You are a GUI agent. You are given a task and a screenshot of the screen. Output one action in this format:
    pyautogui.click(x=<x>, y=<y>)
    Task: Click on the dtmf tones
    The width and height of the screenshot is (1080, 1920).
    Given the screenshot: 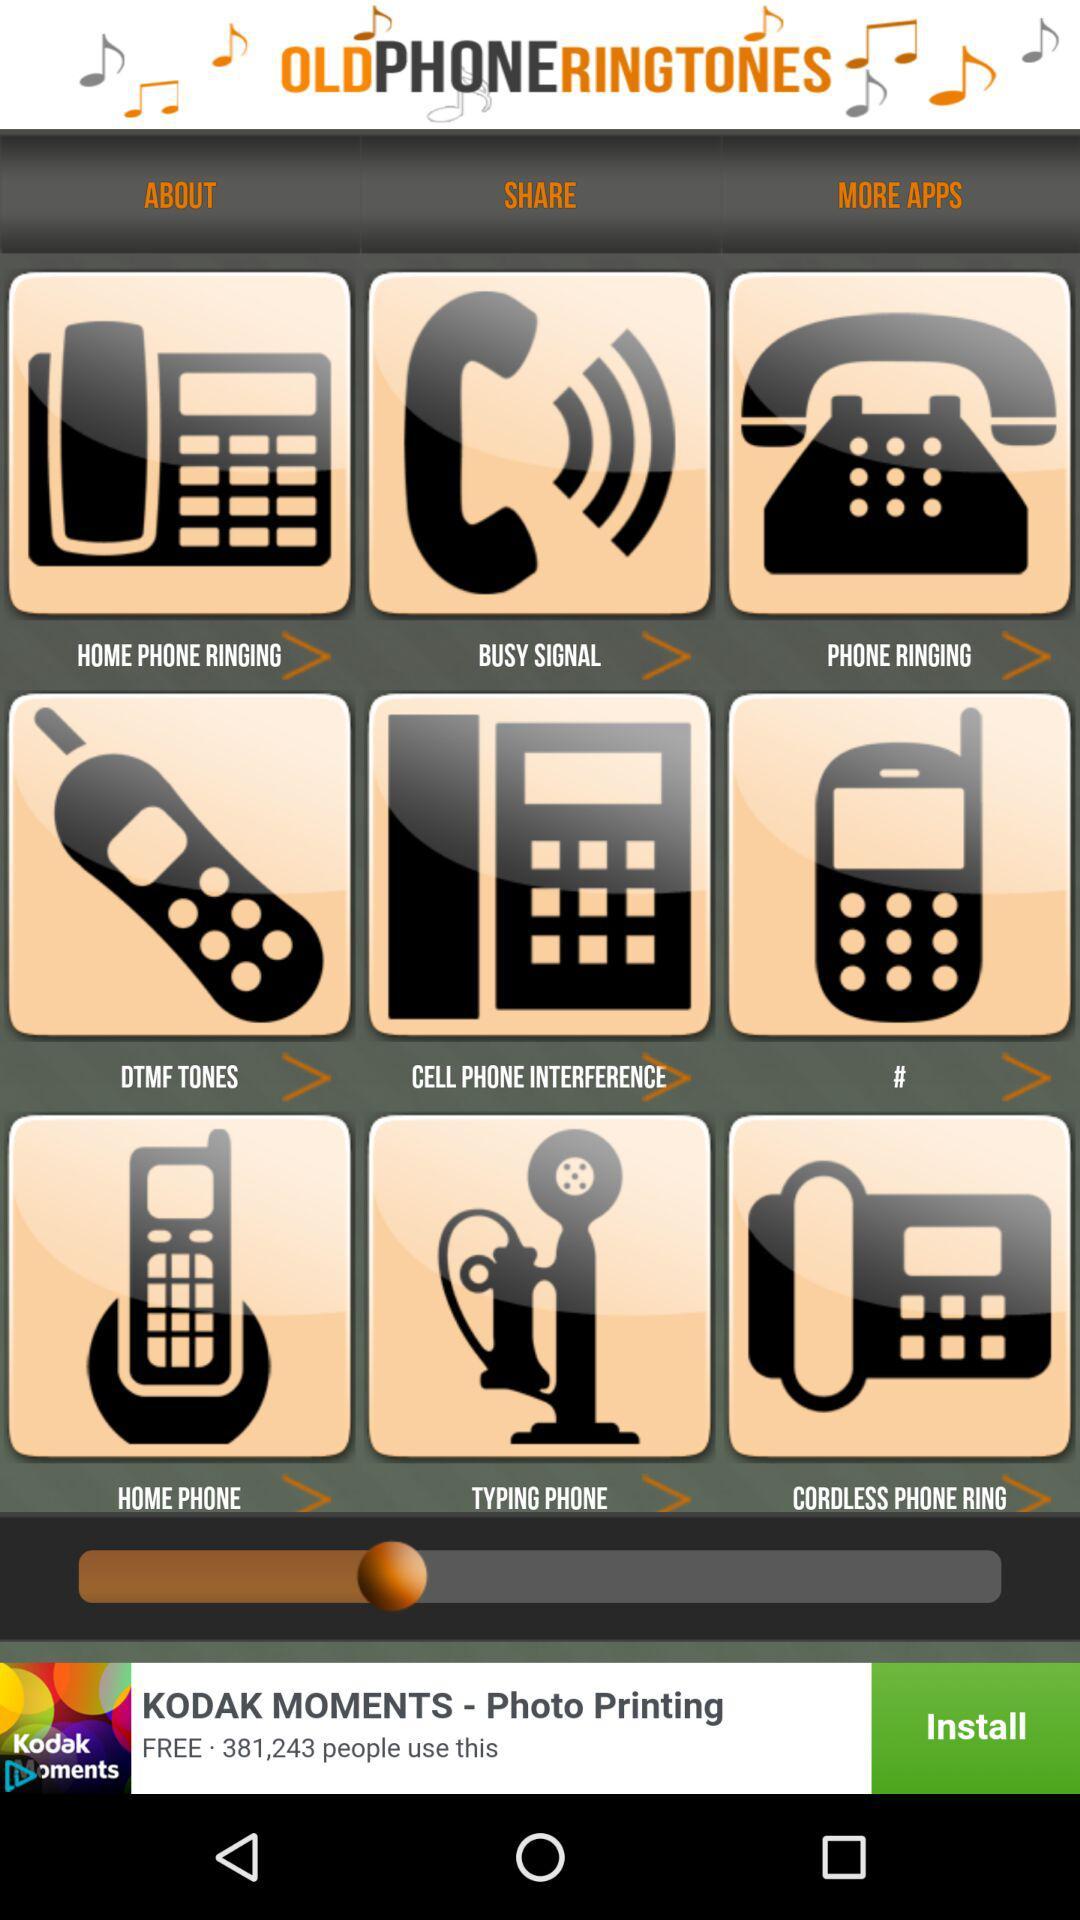 What is the action you would take?
    pyautogui.click(x=178, y=1075)
    